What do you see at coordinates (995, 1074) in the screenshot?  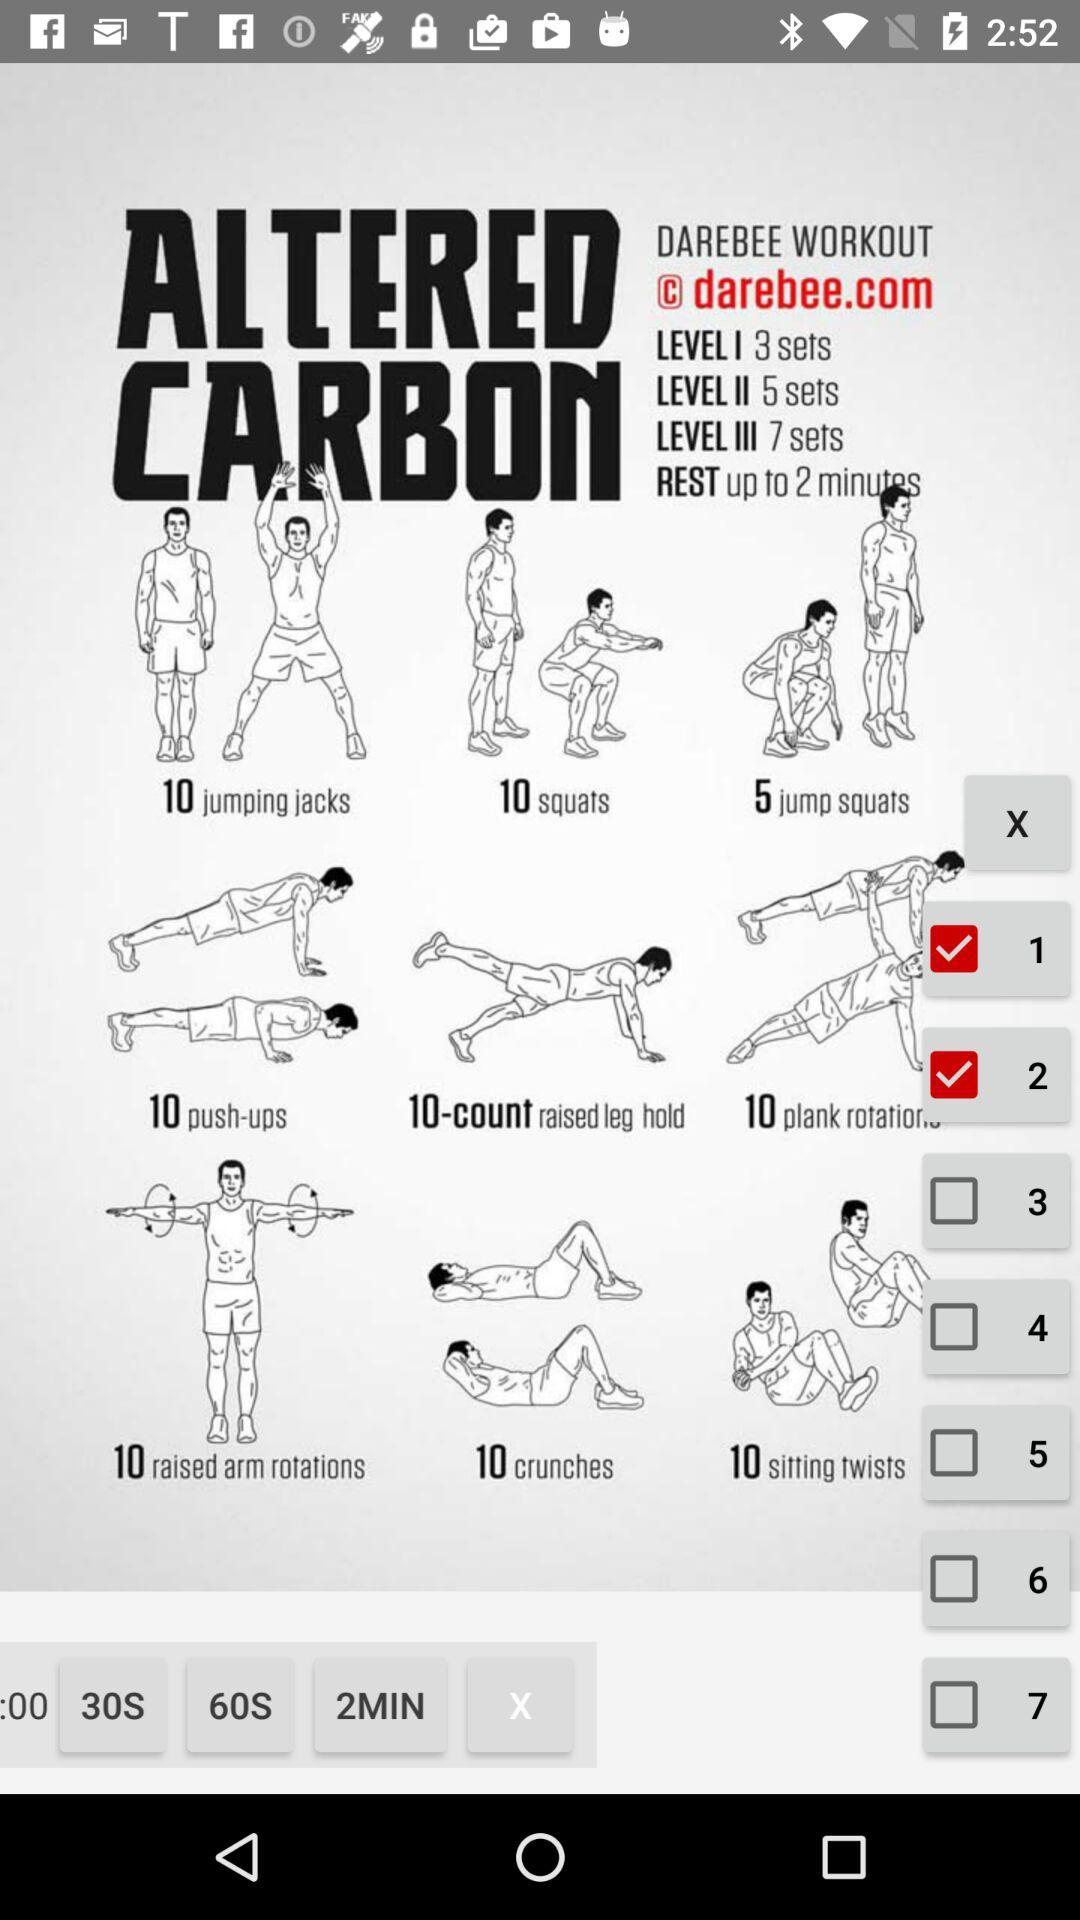 I see `the checkbox which is below the check box 1` at bounding box center [995, 1074].